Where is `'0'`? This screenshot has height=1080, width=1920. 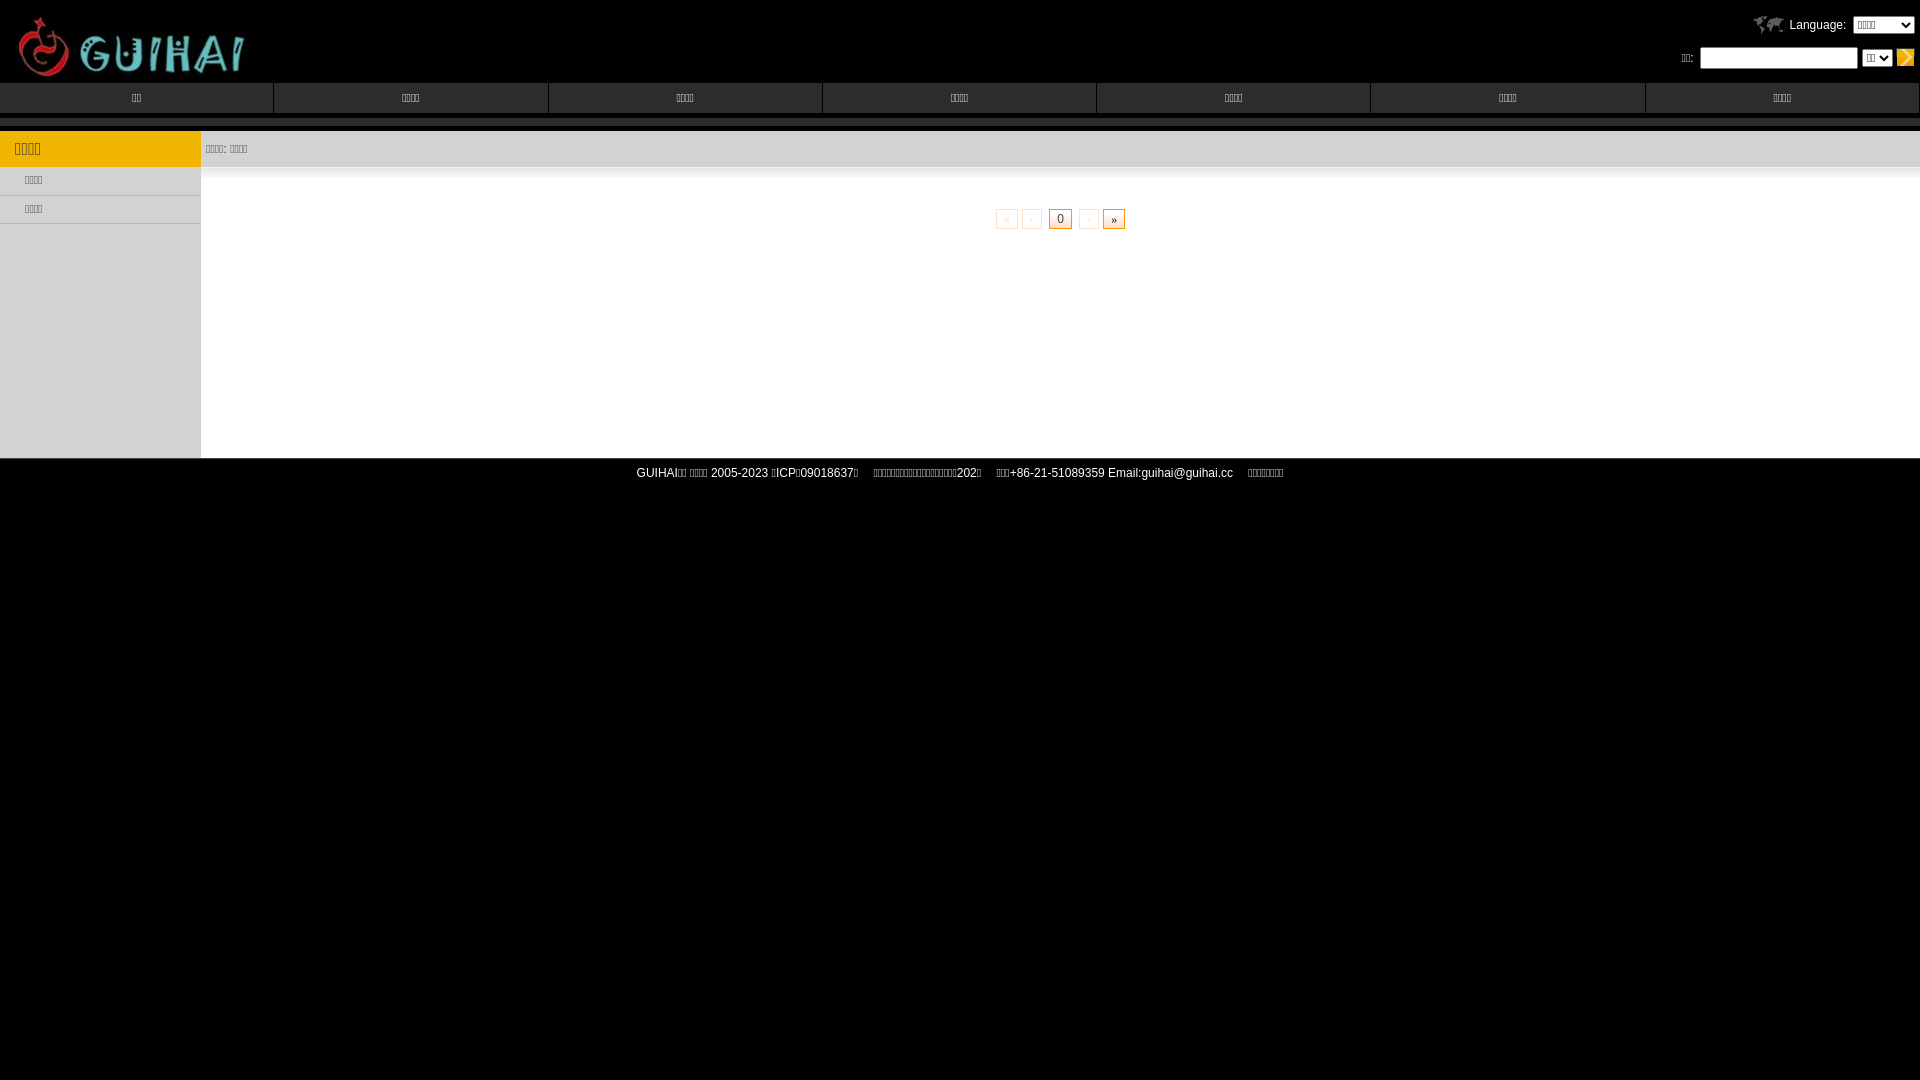 '0' is located at coordinates (1059, 219).